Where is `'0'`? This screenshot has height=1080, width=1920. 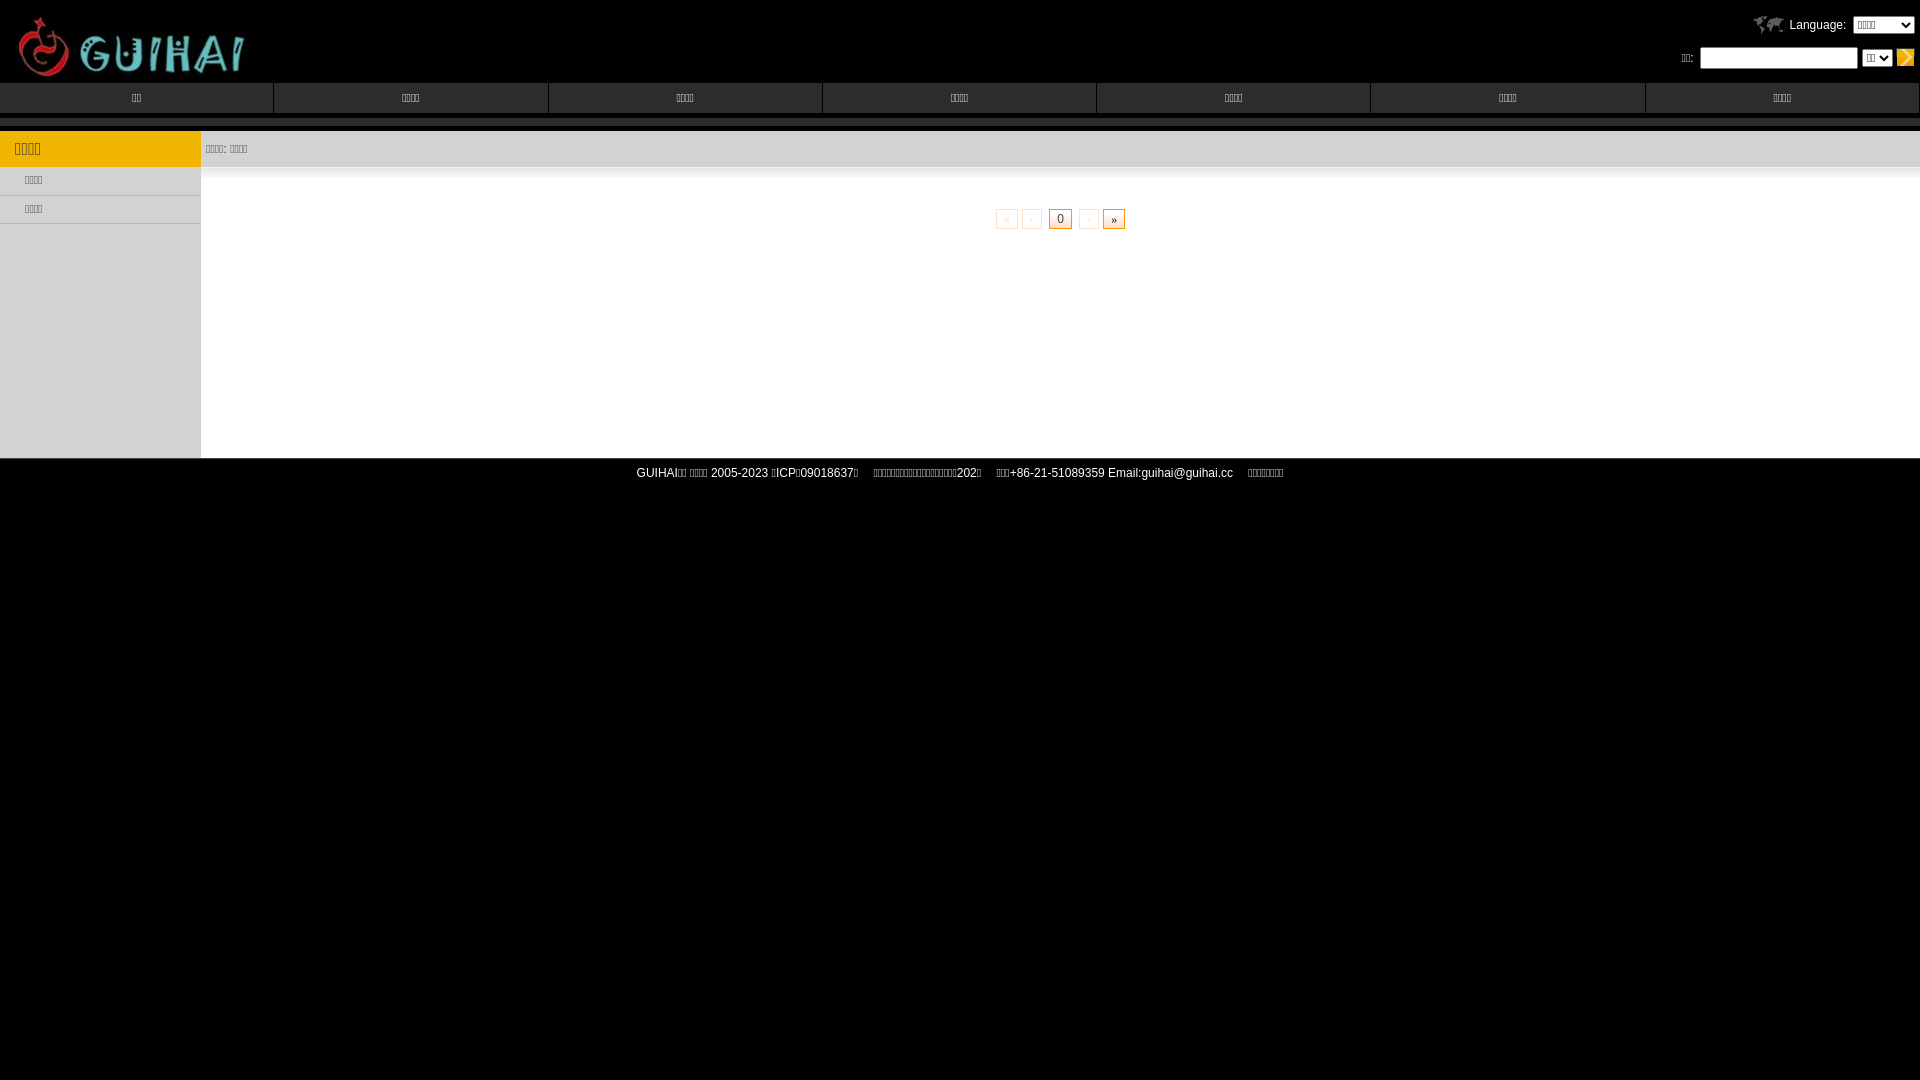 '0' is located at coordinates (1059, 219).